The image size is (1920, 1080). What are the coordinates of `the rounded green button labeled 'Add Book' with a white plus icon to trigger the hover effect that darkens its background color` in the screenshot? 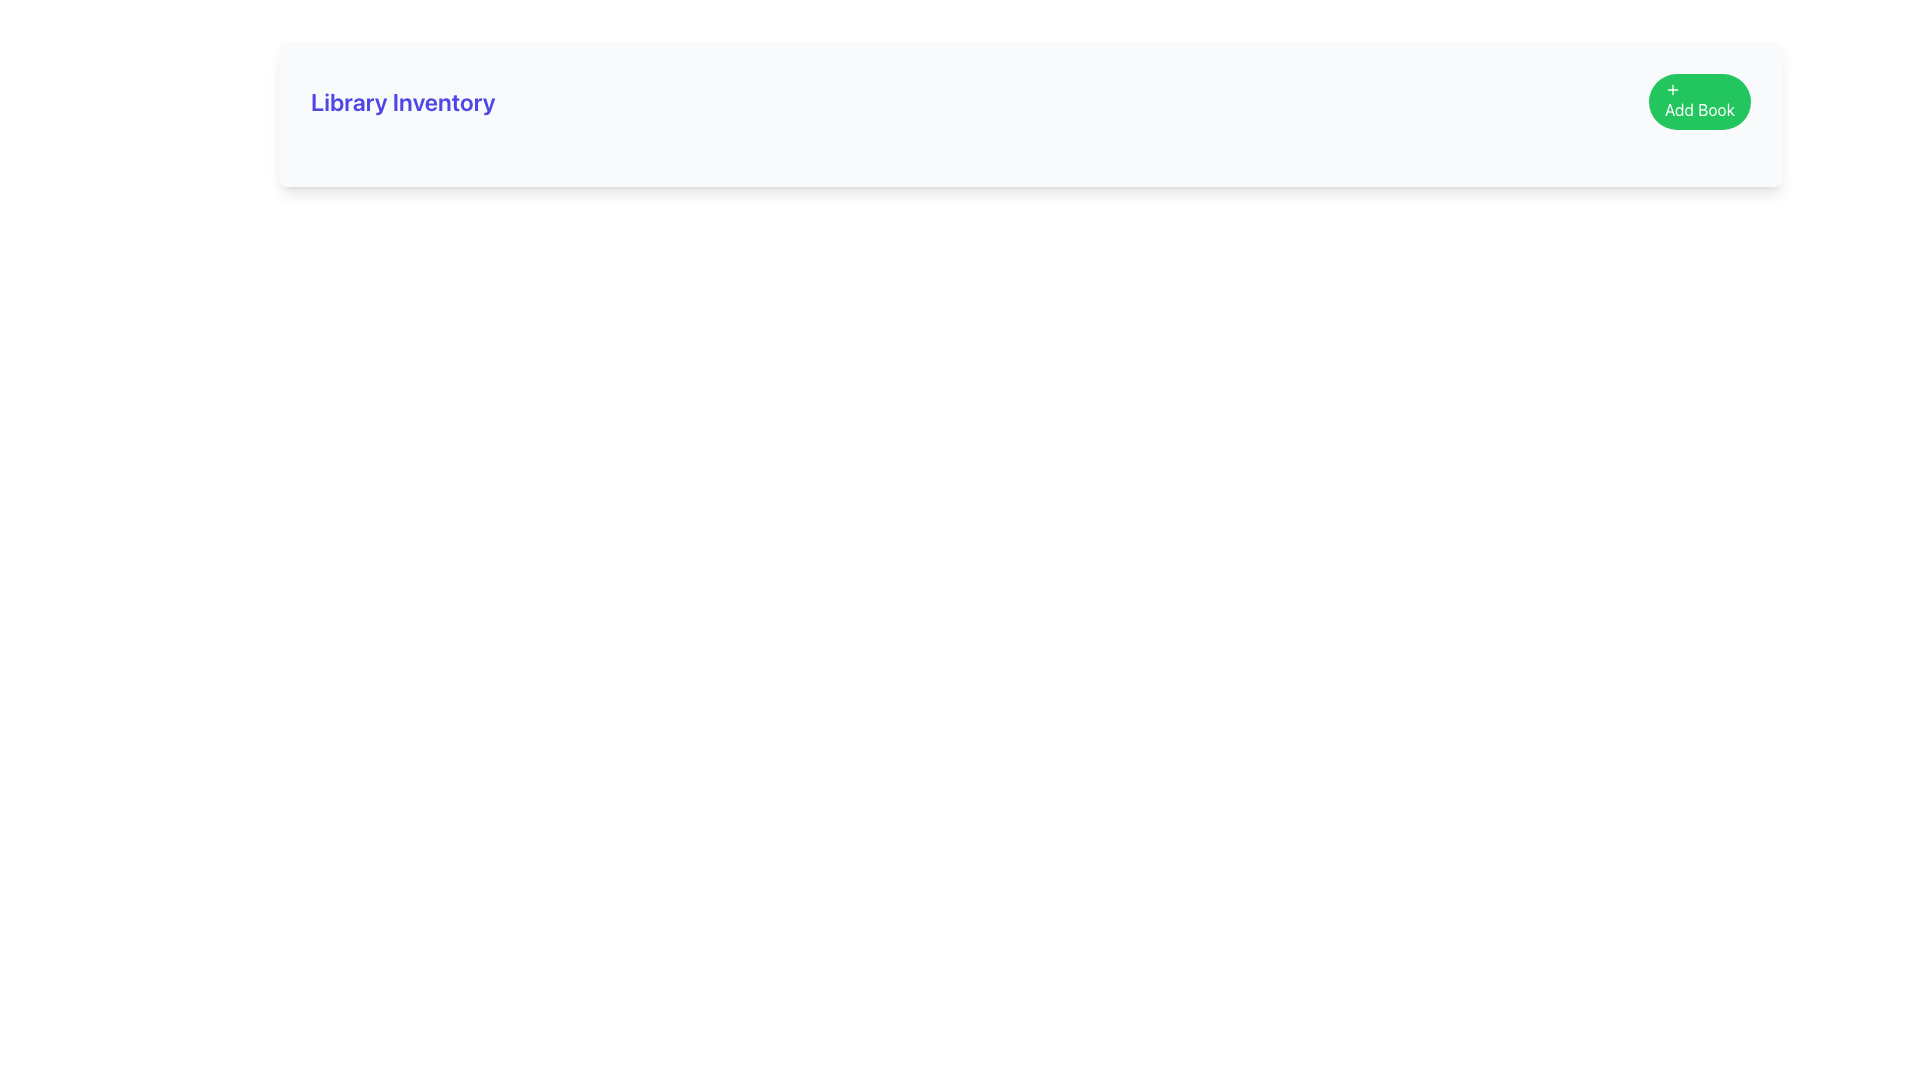 It's located at (1698, 101).